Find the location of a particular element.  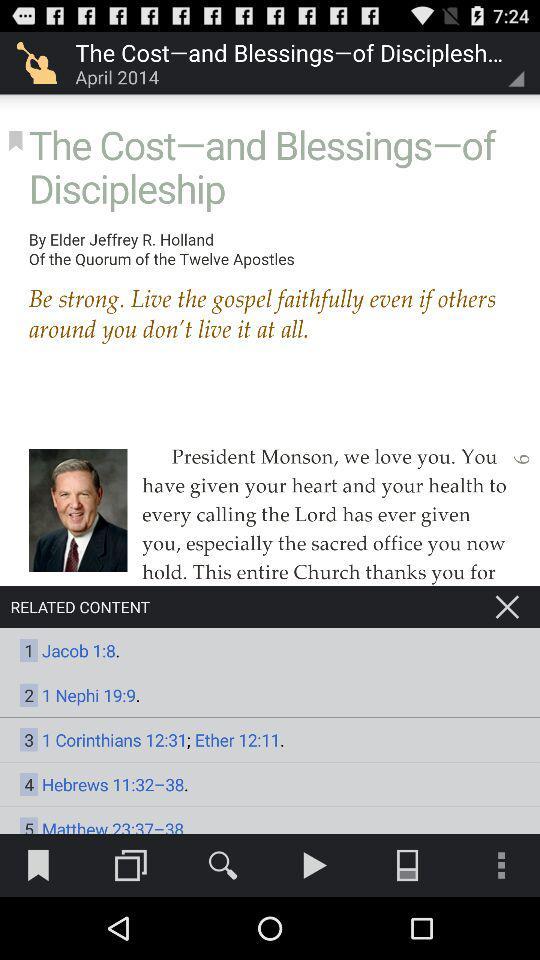

the close icon is located at coordinates (507, 648).